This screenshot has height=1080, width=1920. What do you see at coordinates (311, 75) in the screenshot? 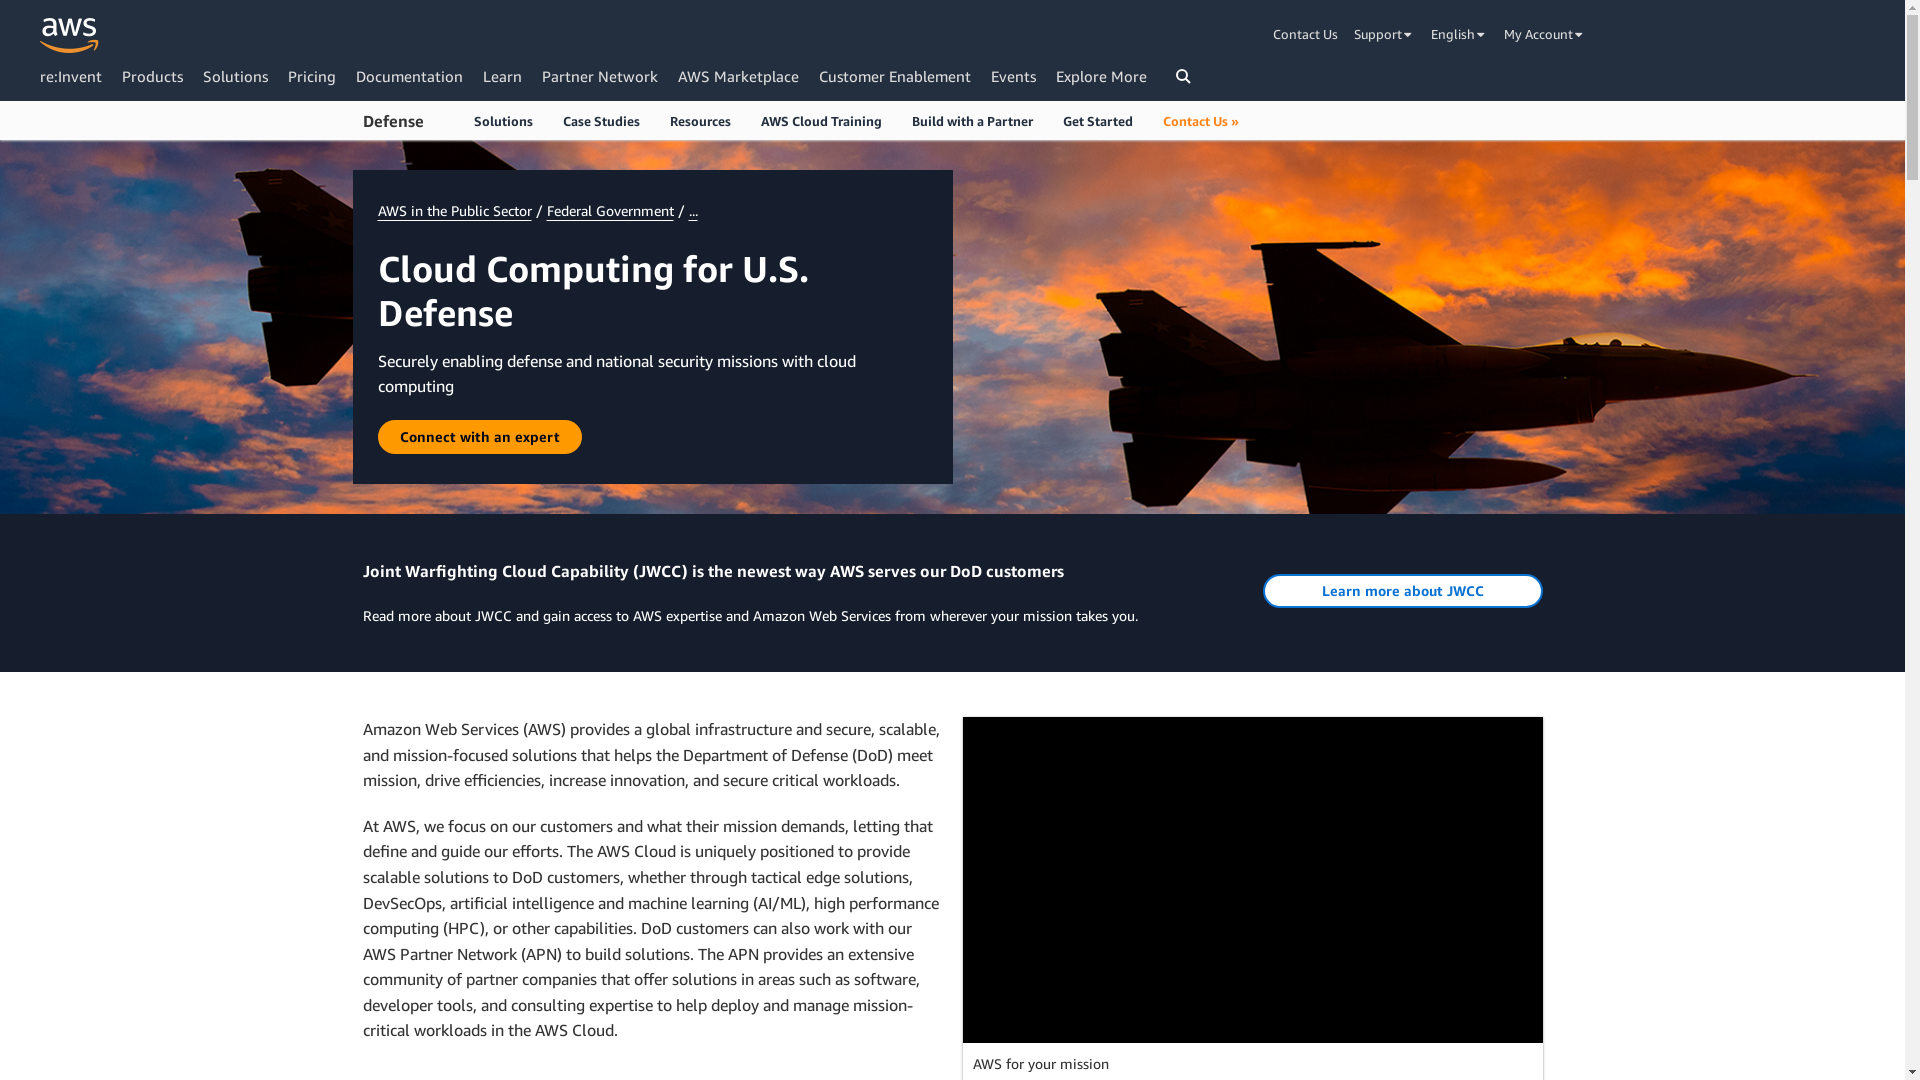
I see `'Pricing'` at bounding box center [311, 75].